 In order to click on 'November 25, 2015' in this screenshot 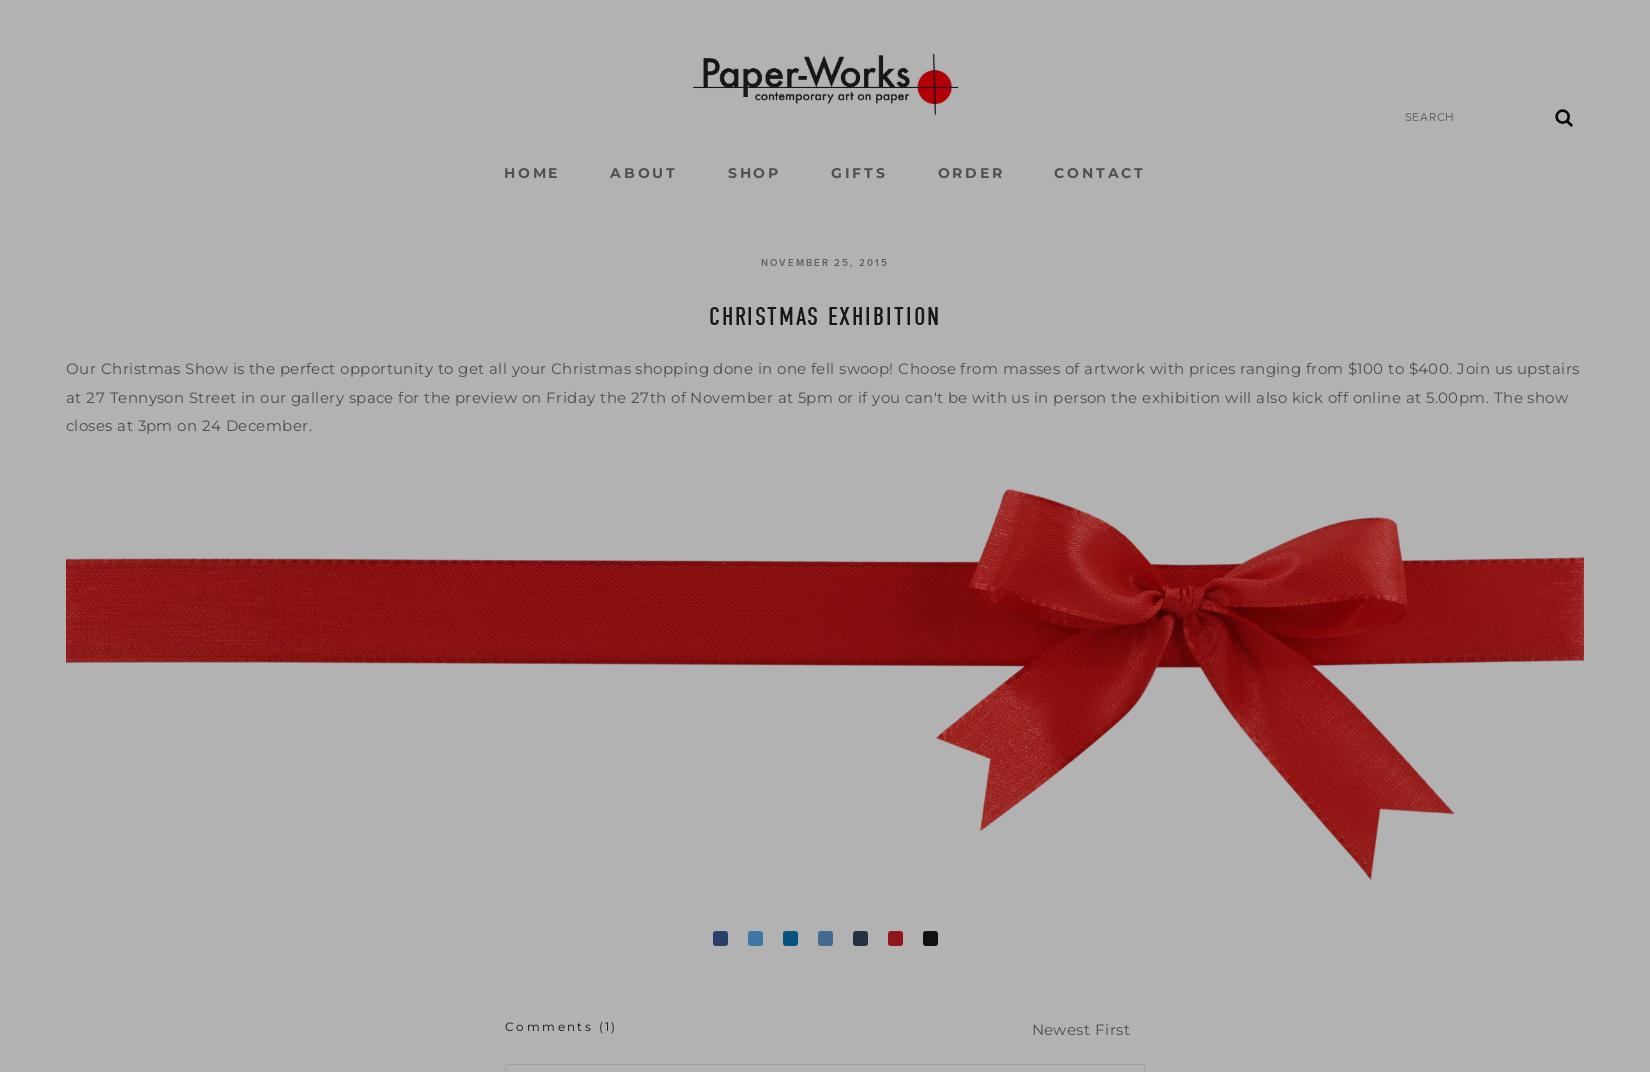, I will do `click(823, 262)`.